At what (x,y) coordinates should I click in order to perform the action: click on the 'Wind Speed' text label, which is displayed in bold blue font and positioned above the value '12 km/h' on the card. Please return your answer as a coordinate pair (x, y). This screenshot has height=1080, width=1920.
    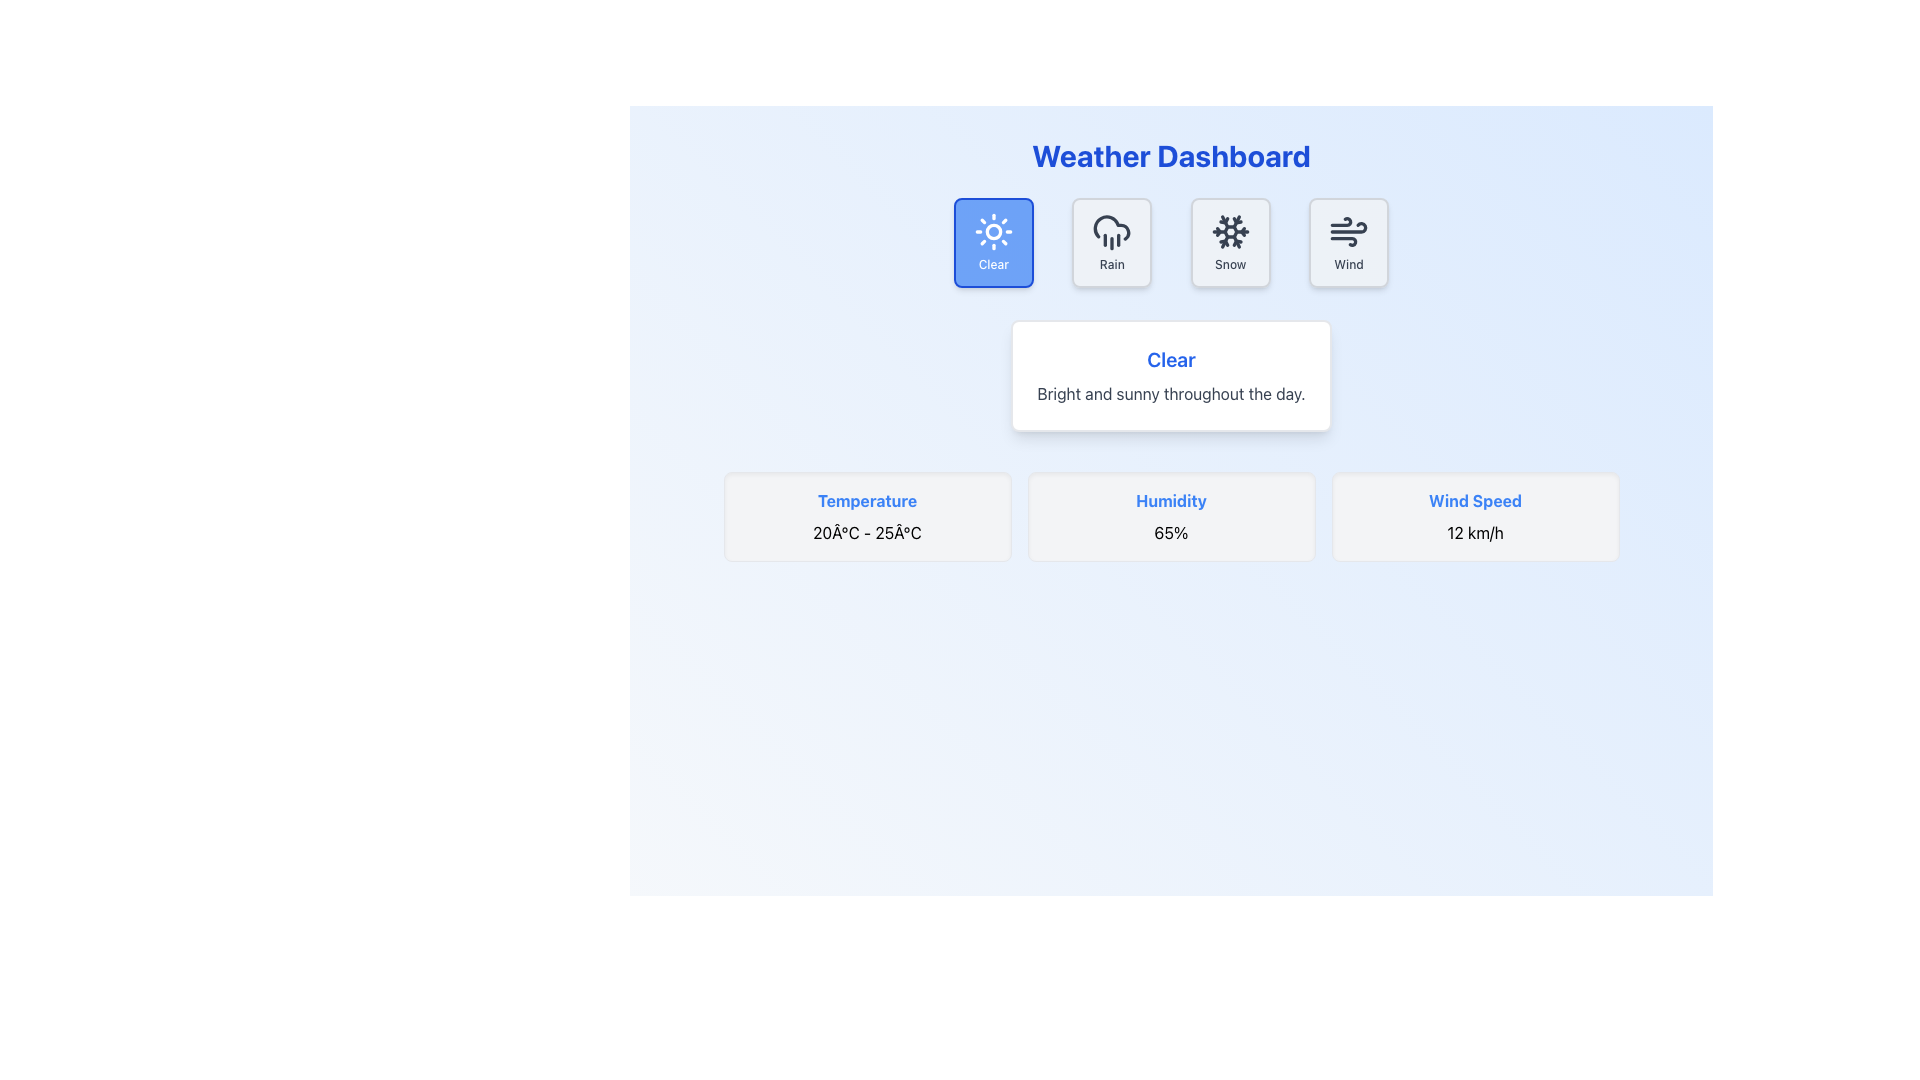
    Looking at the image, I should click on (1475, 500).